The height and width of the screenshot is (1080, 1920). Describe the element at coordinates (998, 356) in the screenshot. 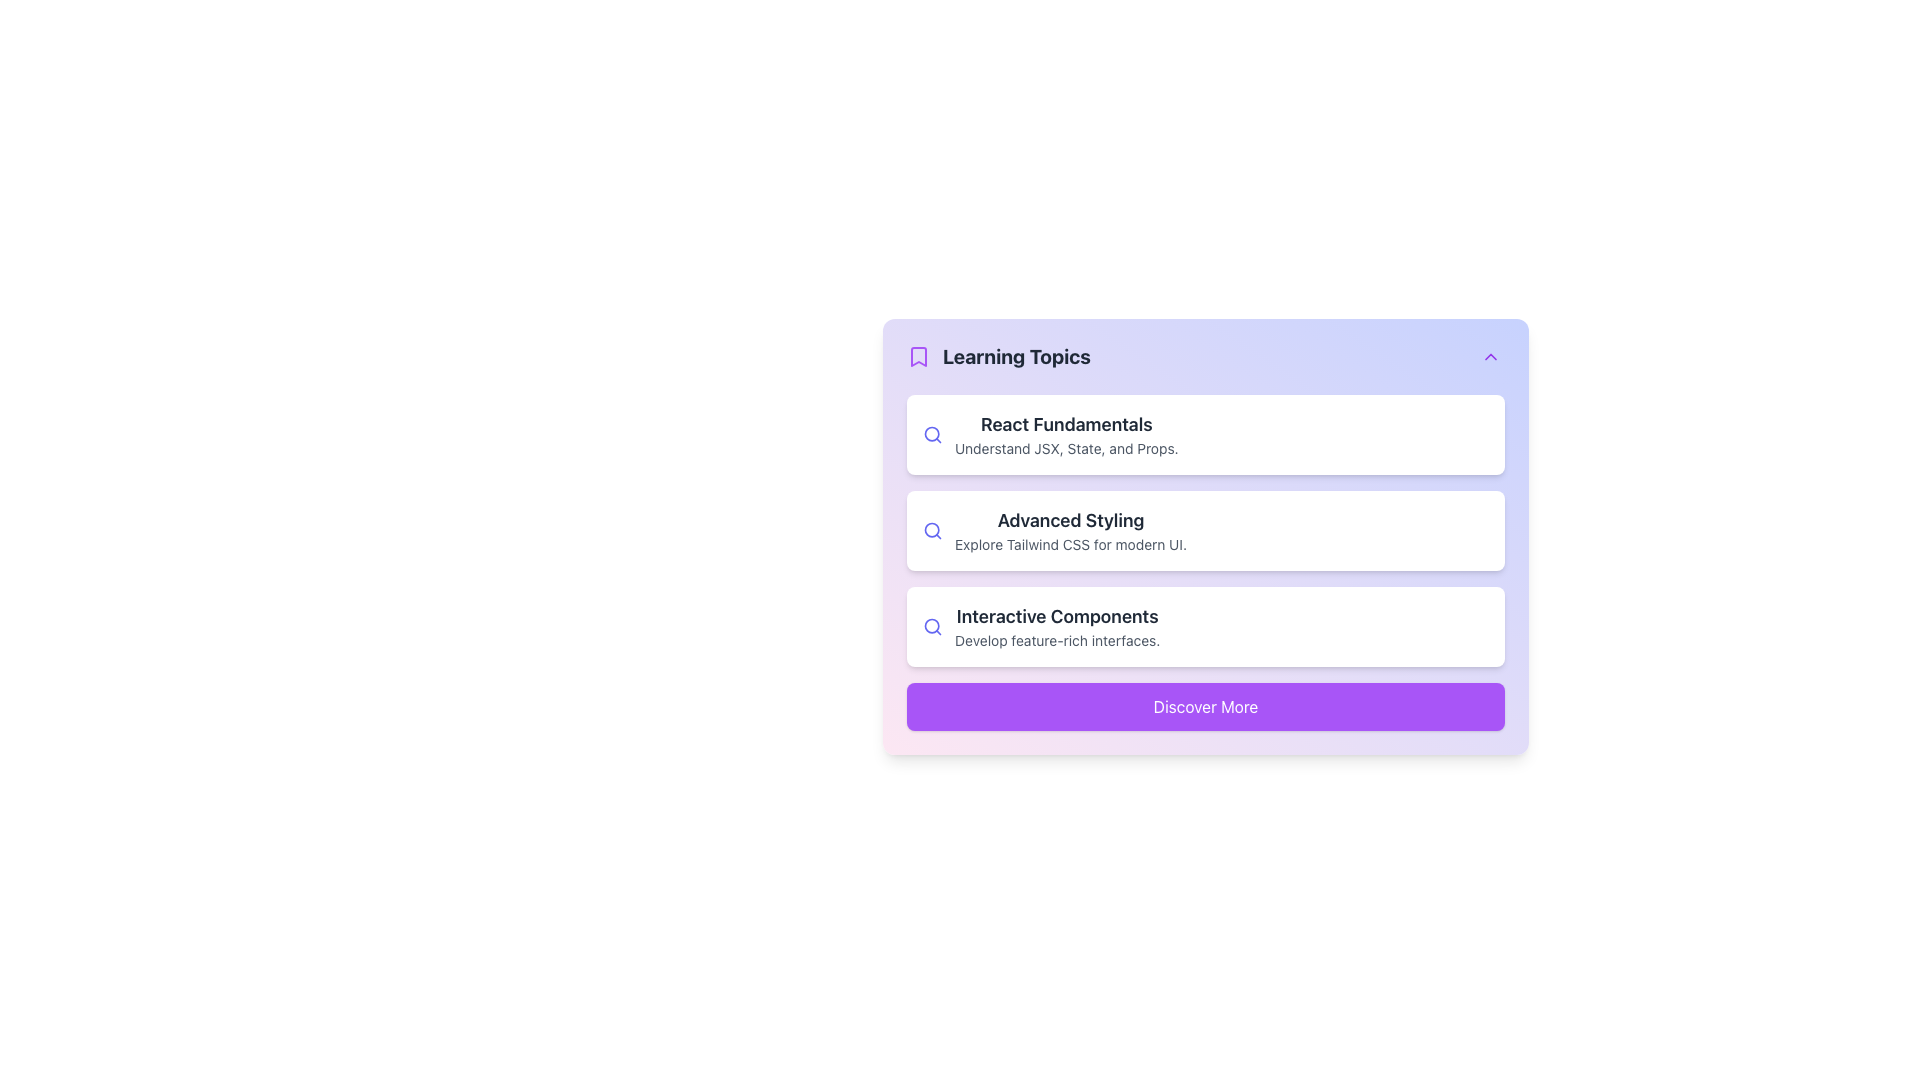

I see `the combined label and icon element that features a bookmark icon with a purple outline and a bold dark gray text label saying 'Learning Topics.'` at that location.